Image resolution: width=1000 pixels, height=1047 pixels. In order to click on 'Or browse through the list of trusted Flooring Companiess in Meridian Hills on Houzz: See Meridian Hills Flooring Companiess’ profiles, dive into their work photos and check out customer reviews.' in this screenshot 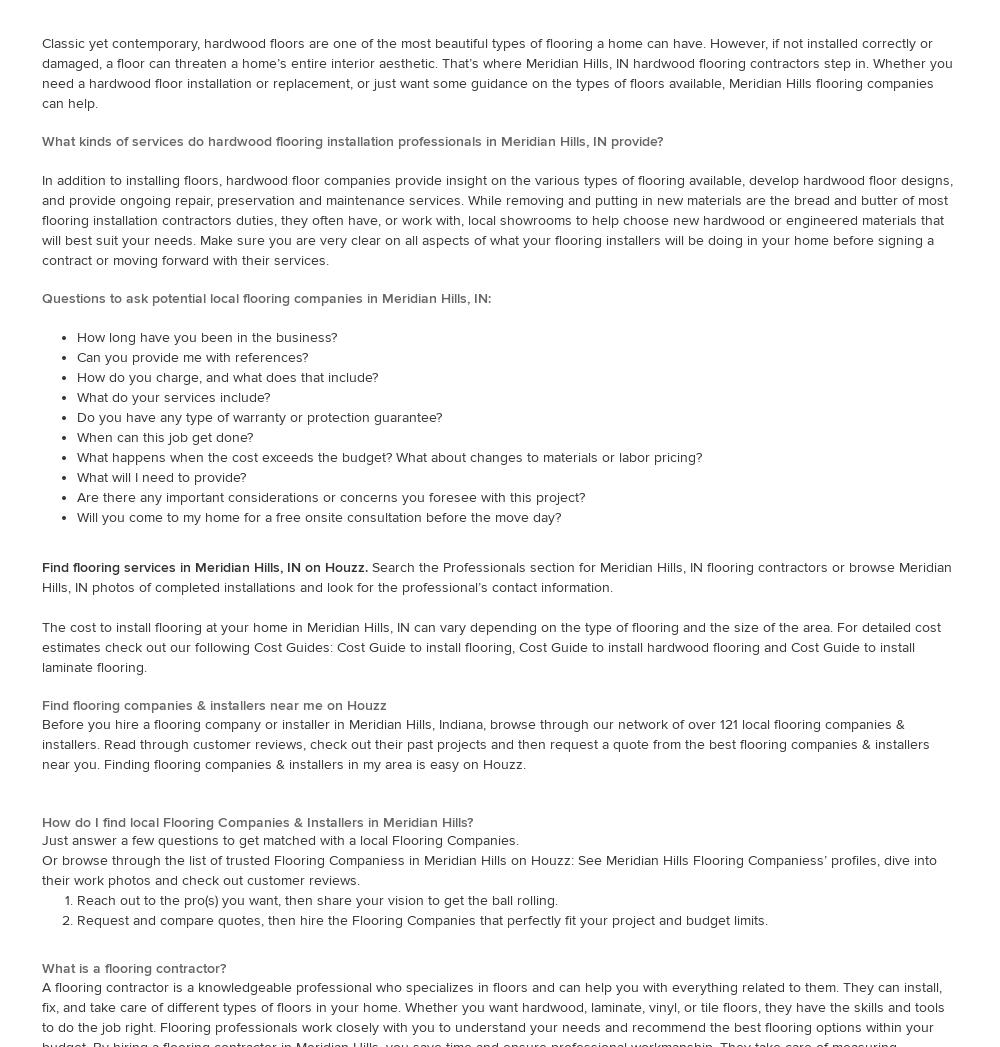, I will do `click(488, 869)`.